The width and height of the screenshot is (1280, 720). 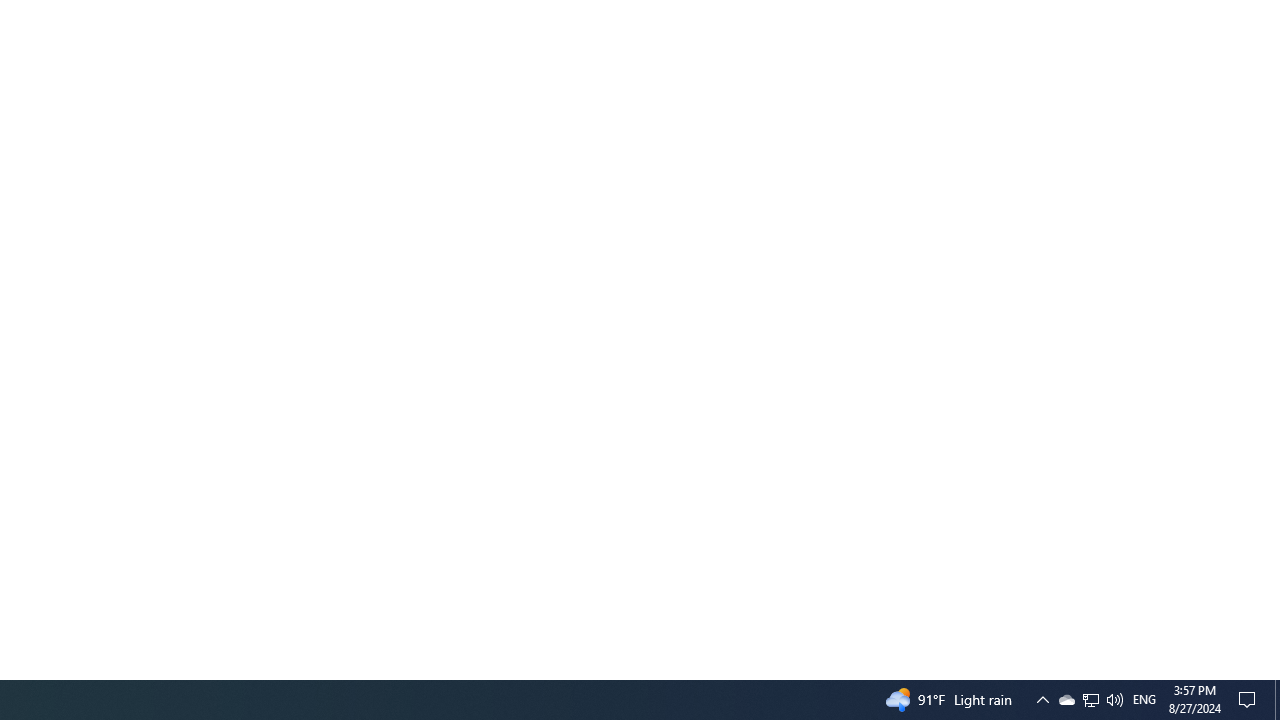 What do you see at coordinates (1089, 698) in the screenshot?
I see `'Tray Input Indicator - English (United States)'` at bounding box center [1089, 698].